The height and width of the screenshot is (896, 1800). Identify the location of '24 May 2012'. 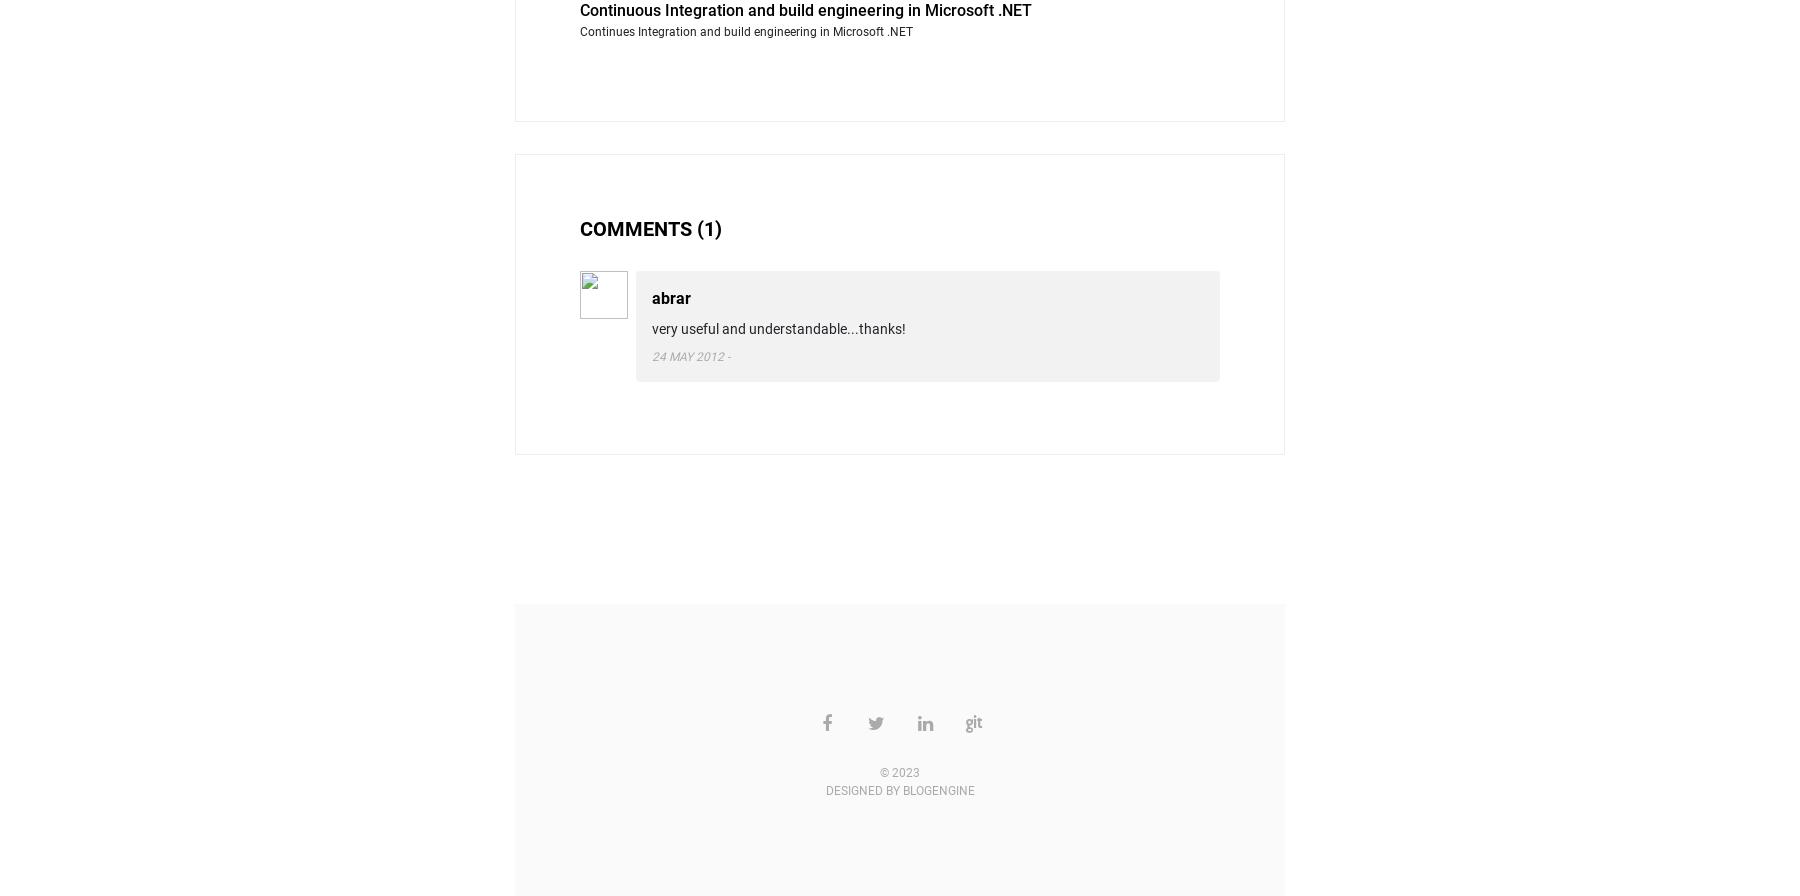
(686, 355).